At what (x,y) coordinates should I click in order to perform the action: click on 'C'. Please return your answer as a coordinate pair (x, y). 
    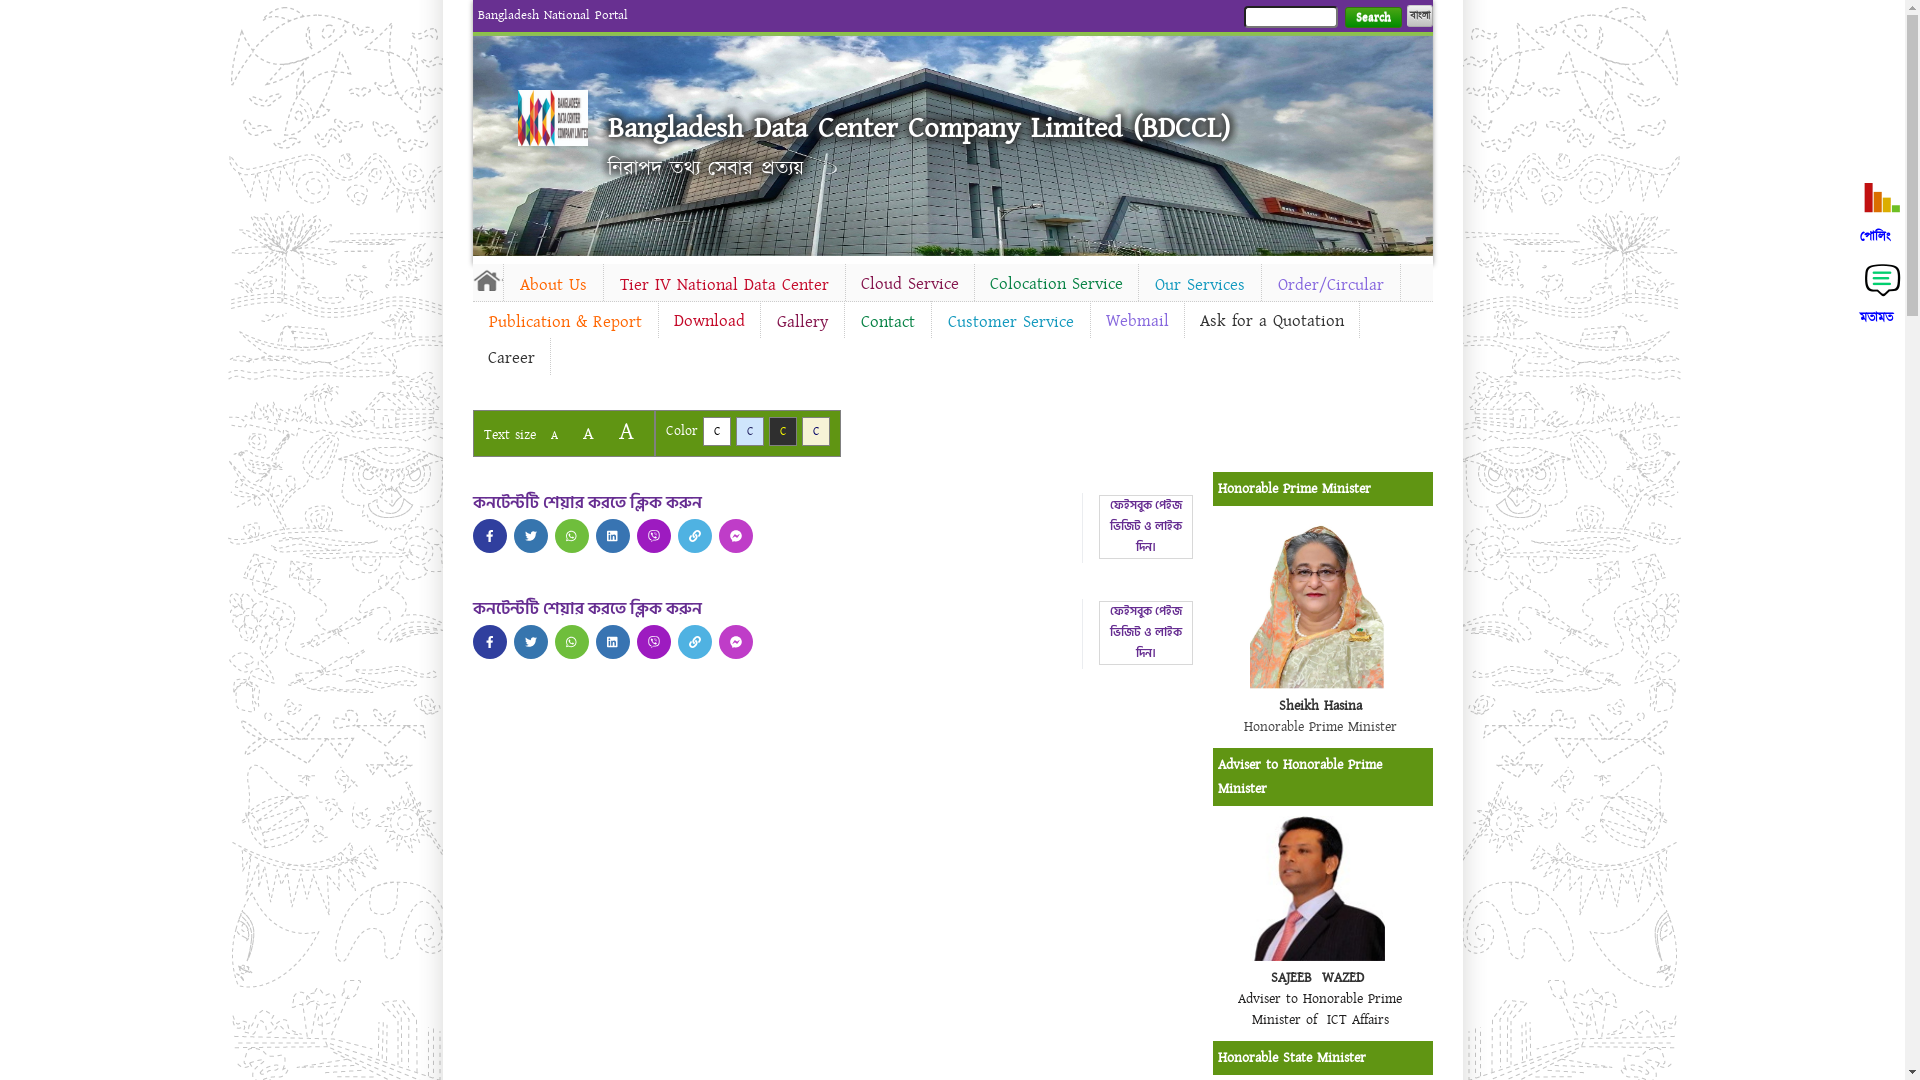
    Looking at the image, I should click on (816, 430).